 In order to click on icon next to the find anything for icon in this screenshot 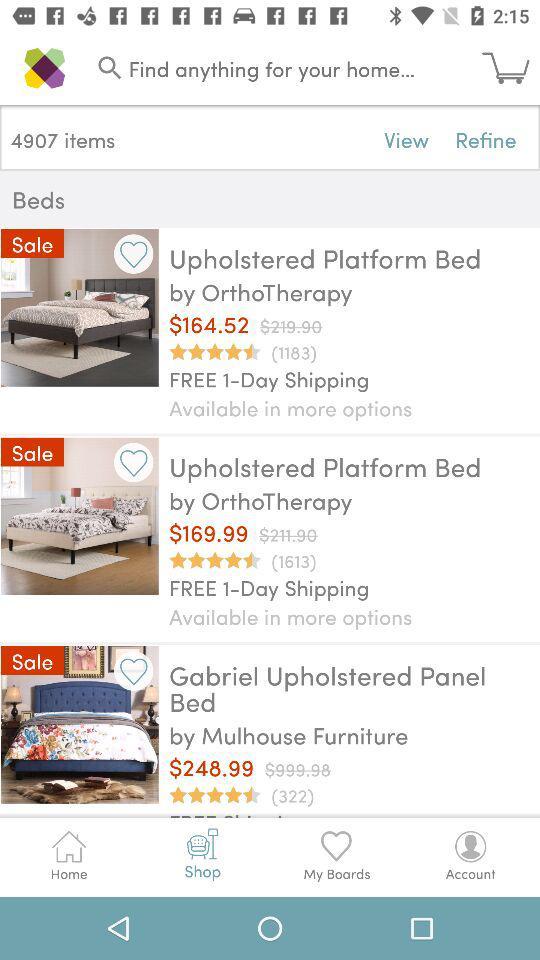, I will do `click(511, 68)`.